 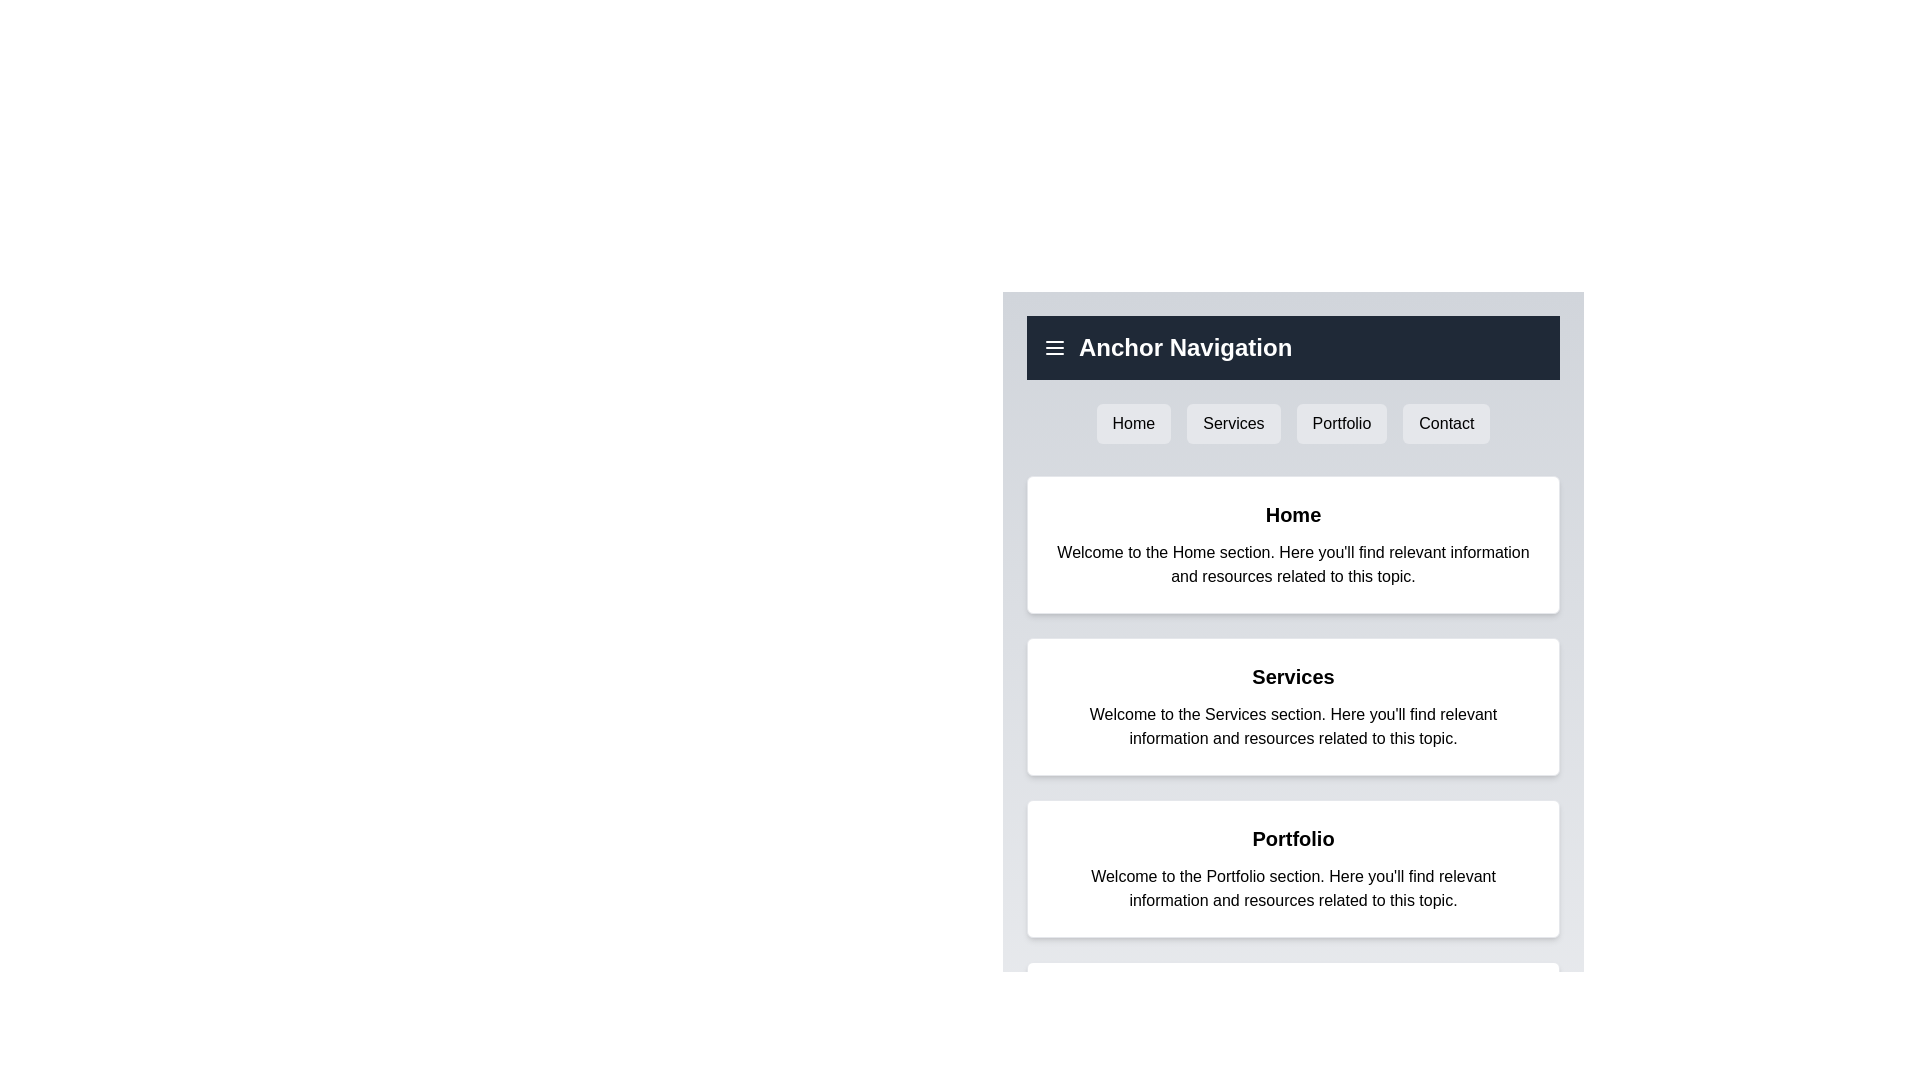 I want to click on the 'Home' label displayed in bold black text at the top section of the Home panel, so click(x=1293, y=514).